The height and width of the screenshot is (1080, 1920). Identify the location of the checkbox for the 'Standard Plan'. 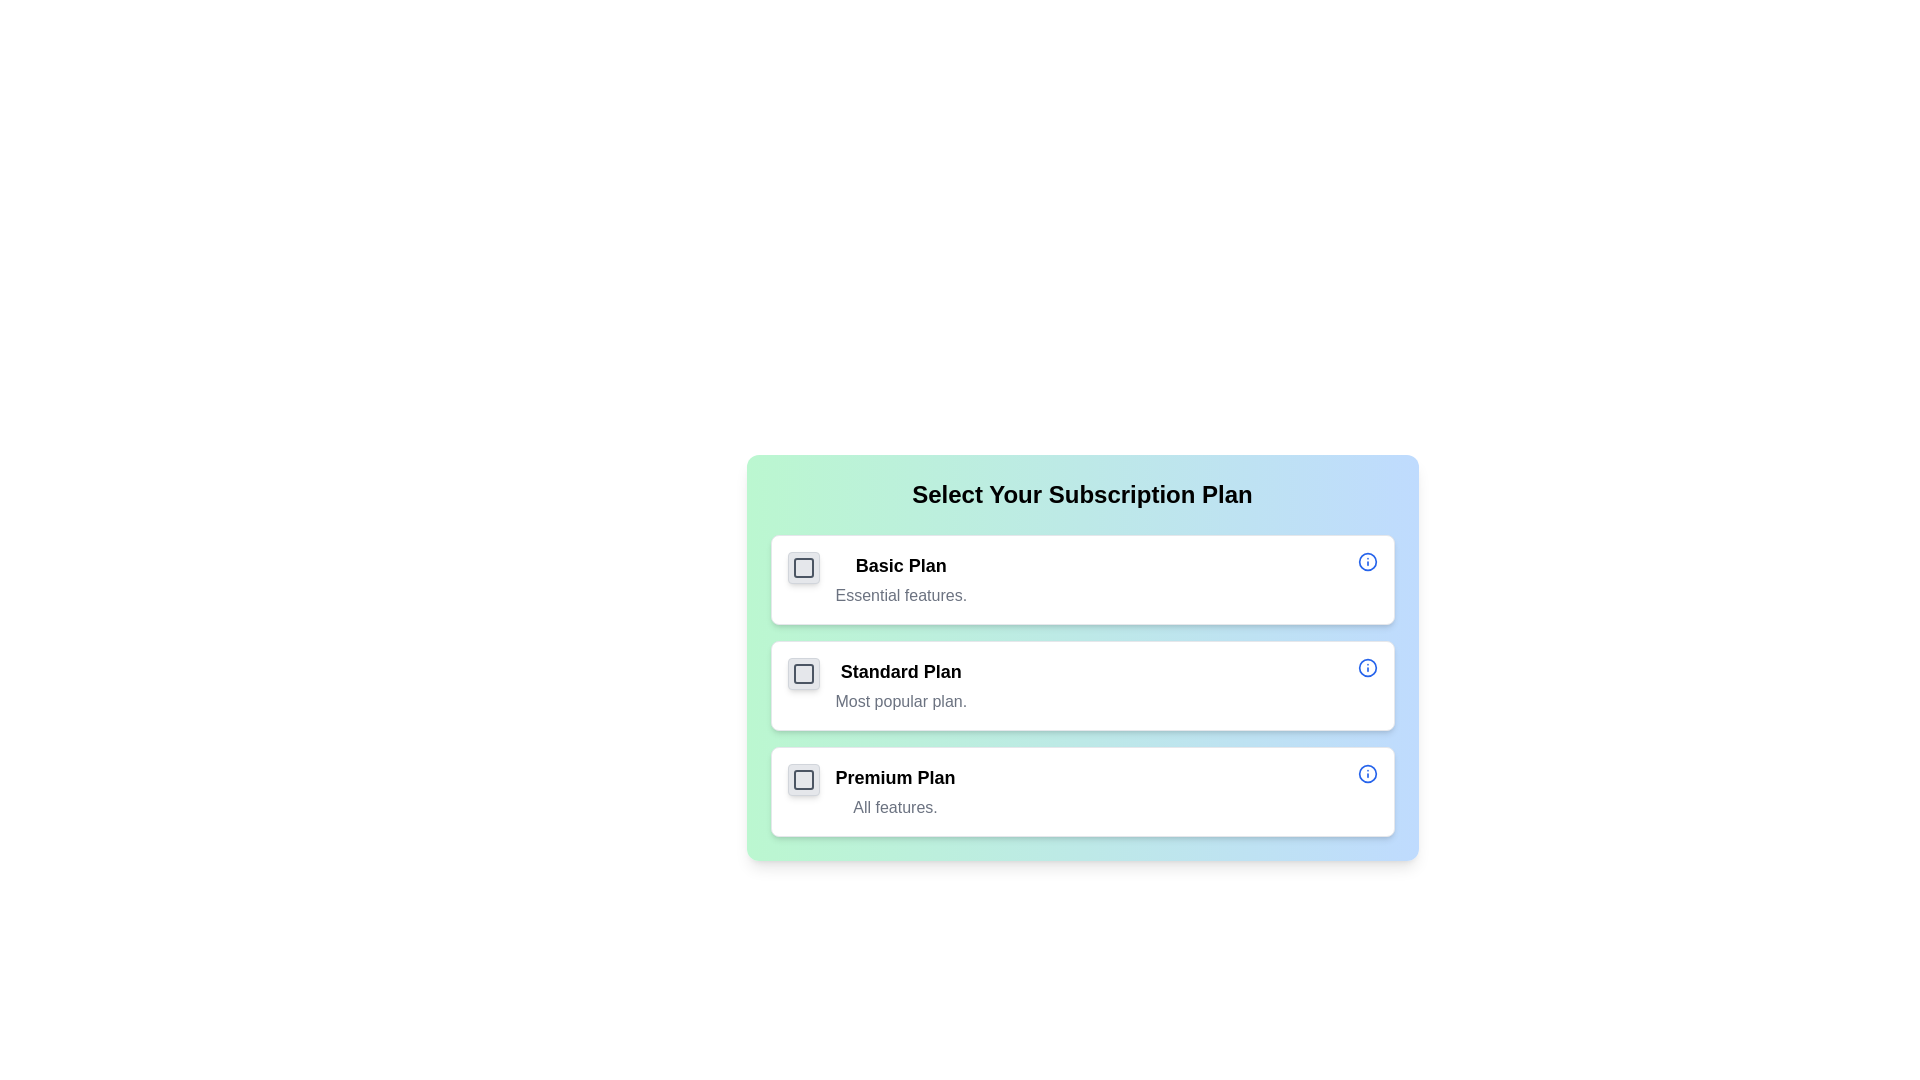
(803, 674).